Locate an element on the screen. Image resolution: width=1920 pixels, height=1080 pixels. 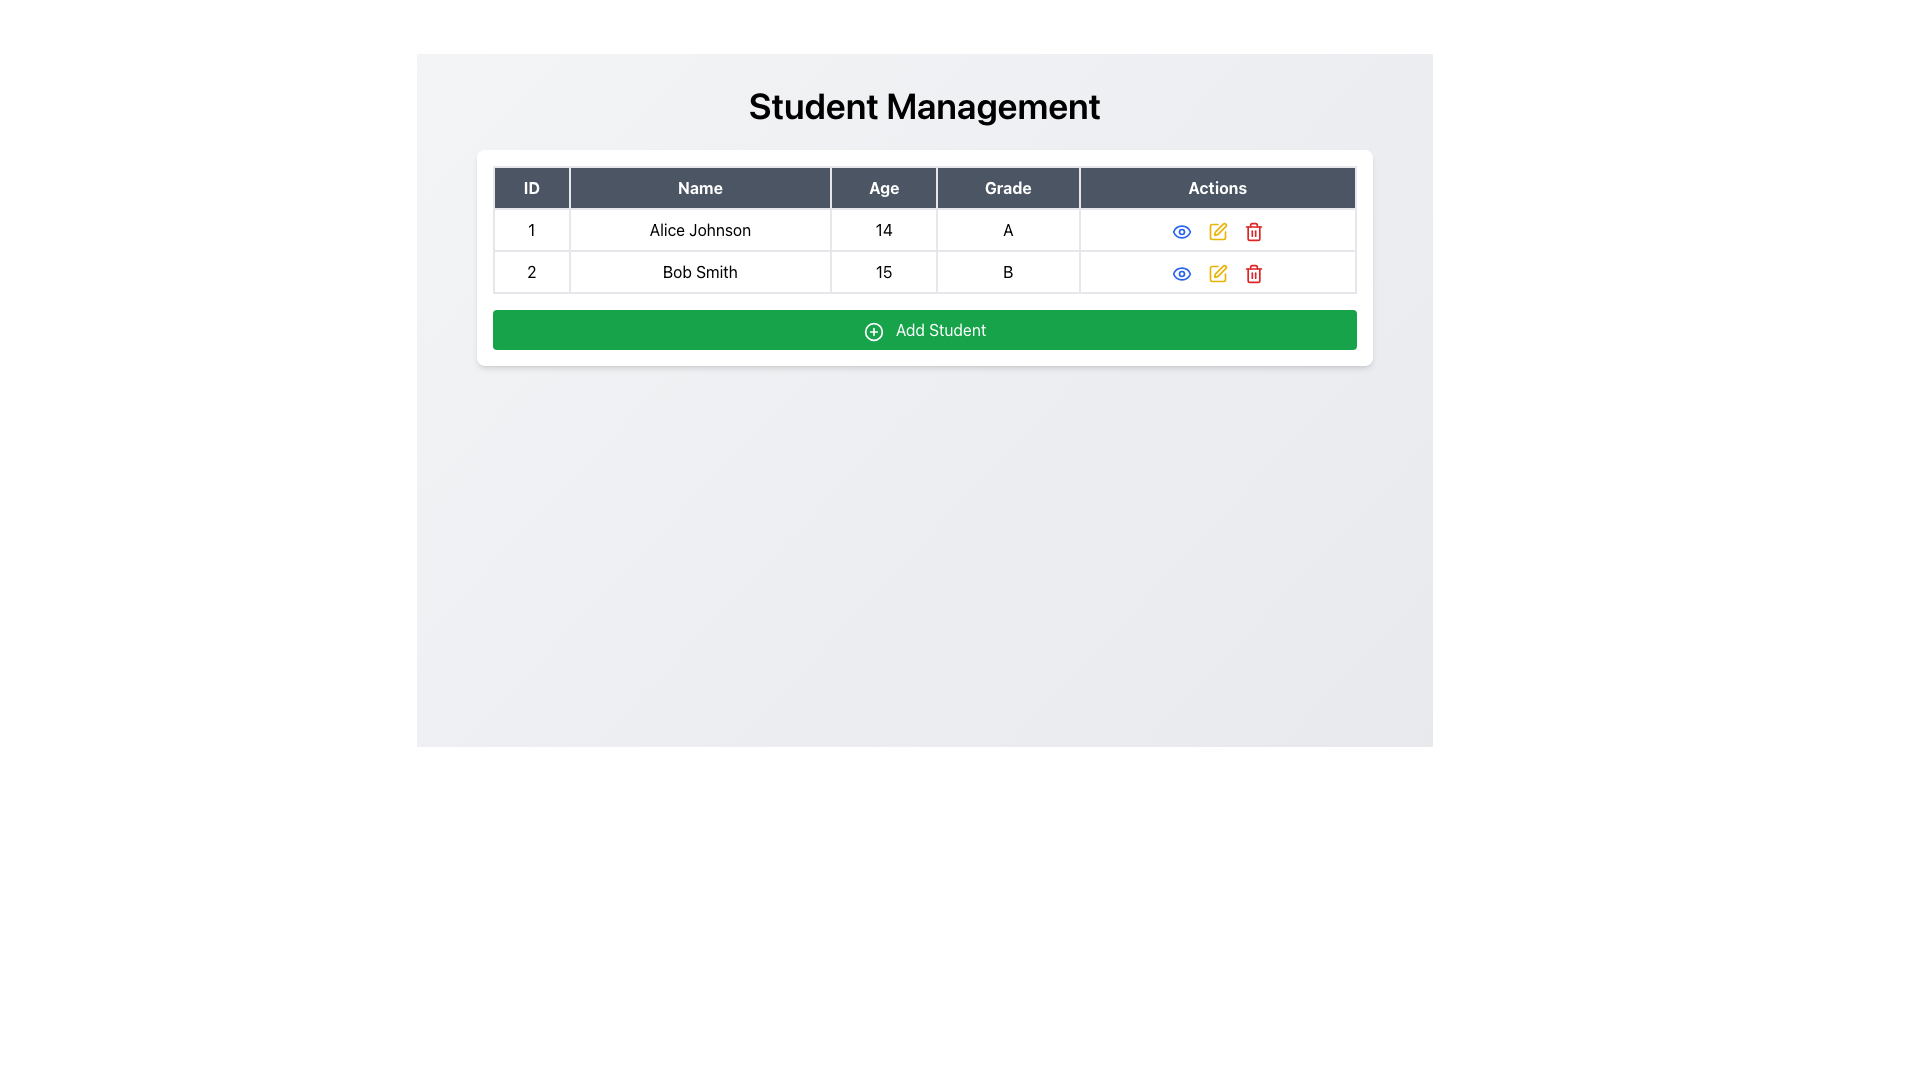
content for the table row containing 'Bob Smith' with ID '2', Age '15', and Grade 'B' is located at coordinates (924, 272).